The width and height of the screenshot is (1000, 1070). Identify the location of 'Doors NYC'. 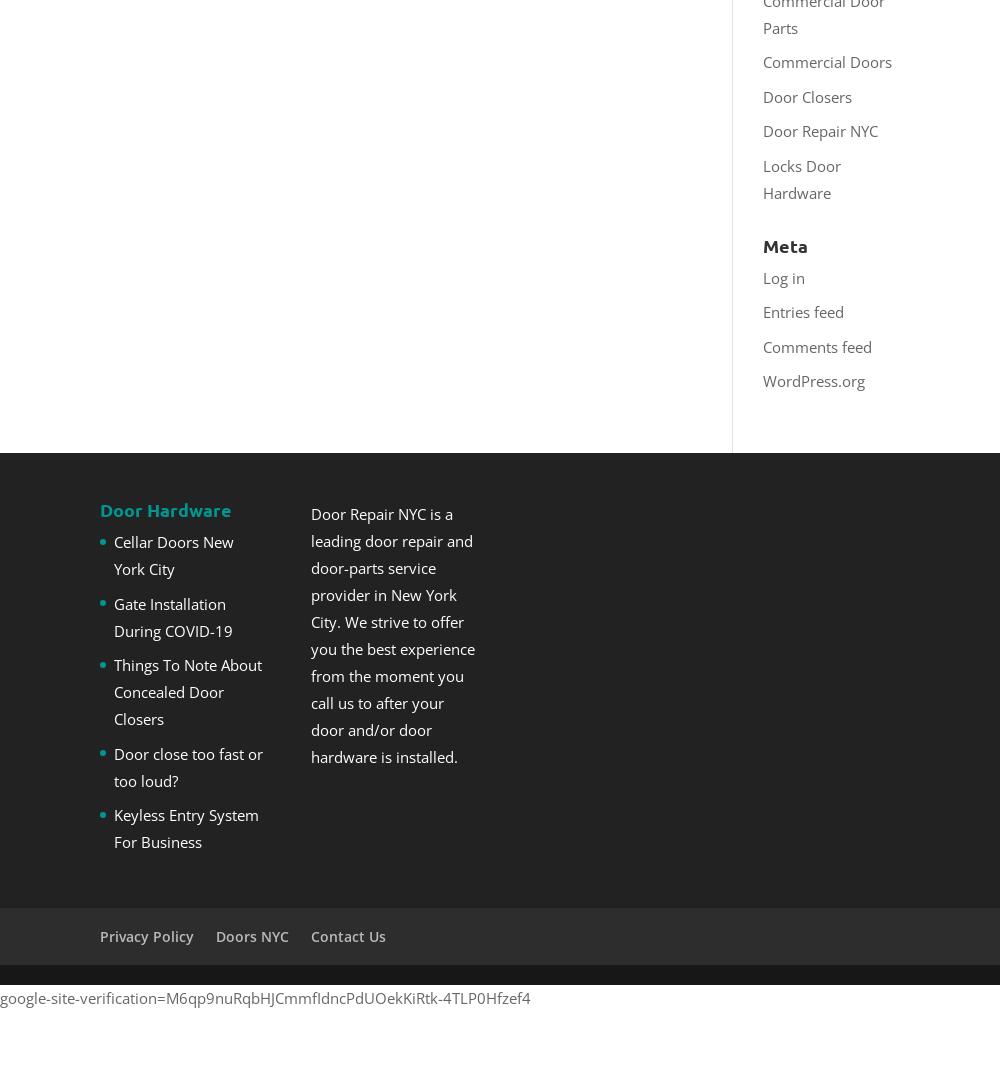
(252, 934).